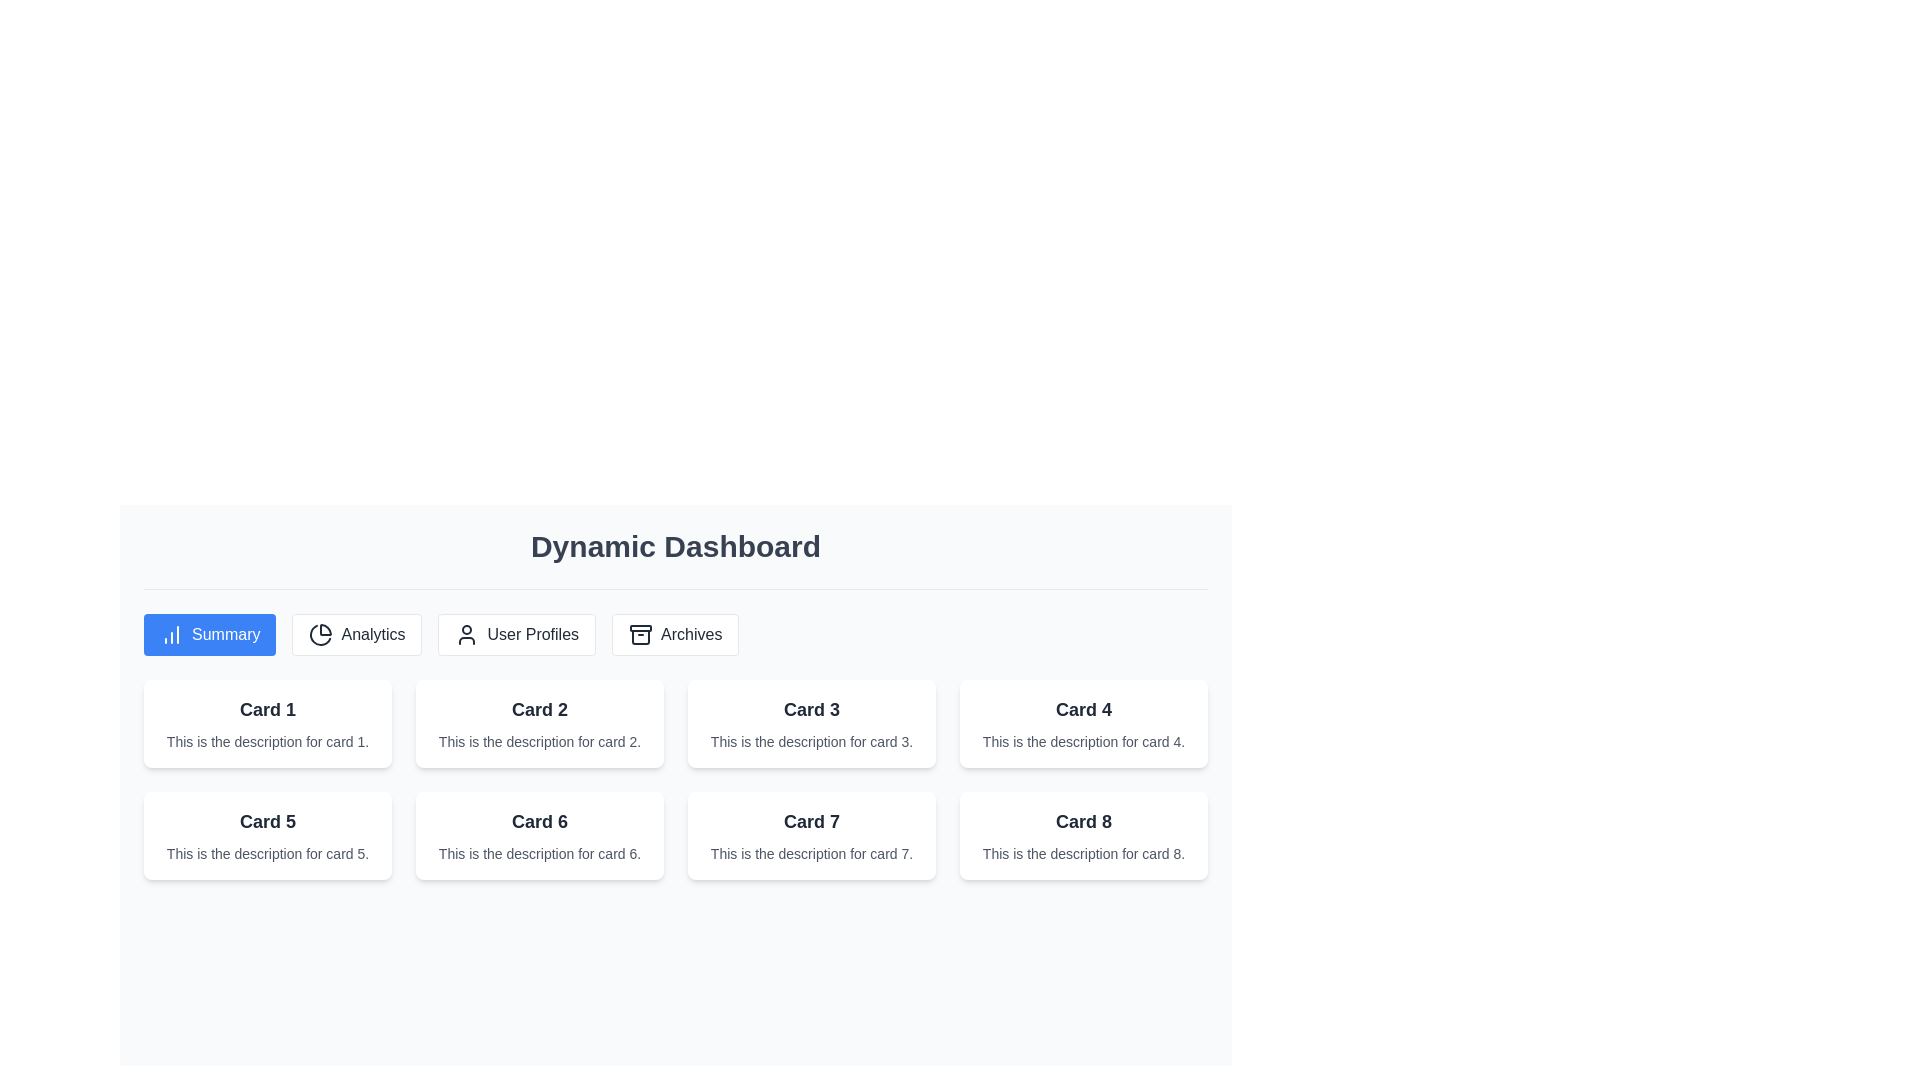 The width and height of the screenshot is (1920, 1080). I want to click on the 'Archives' button located in the horizontal navigation bar, so click(675, 635).